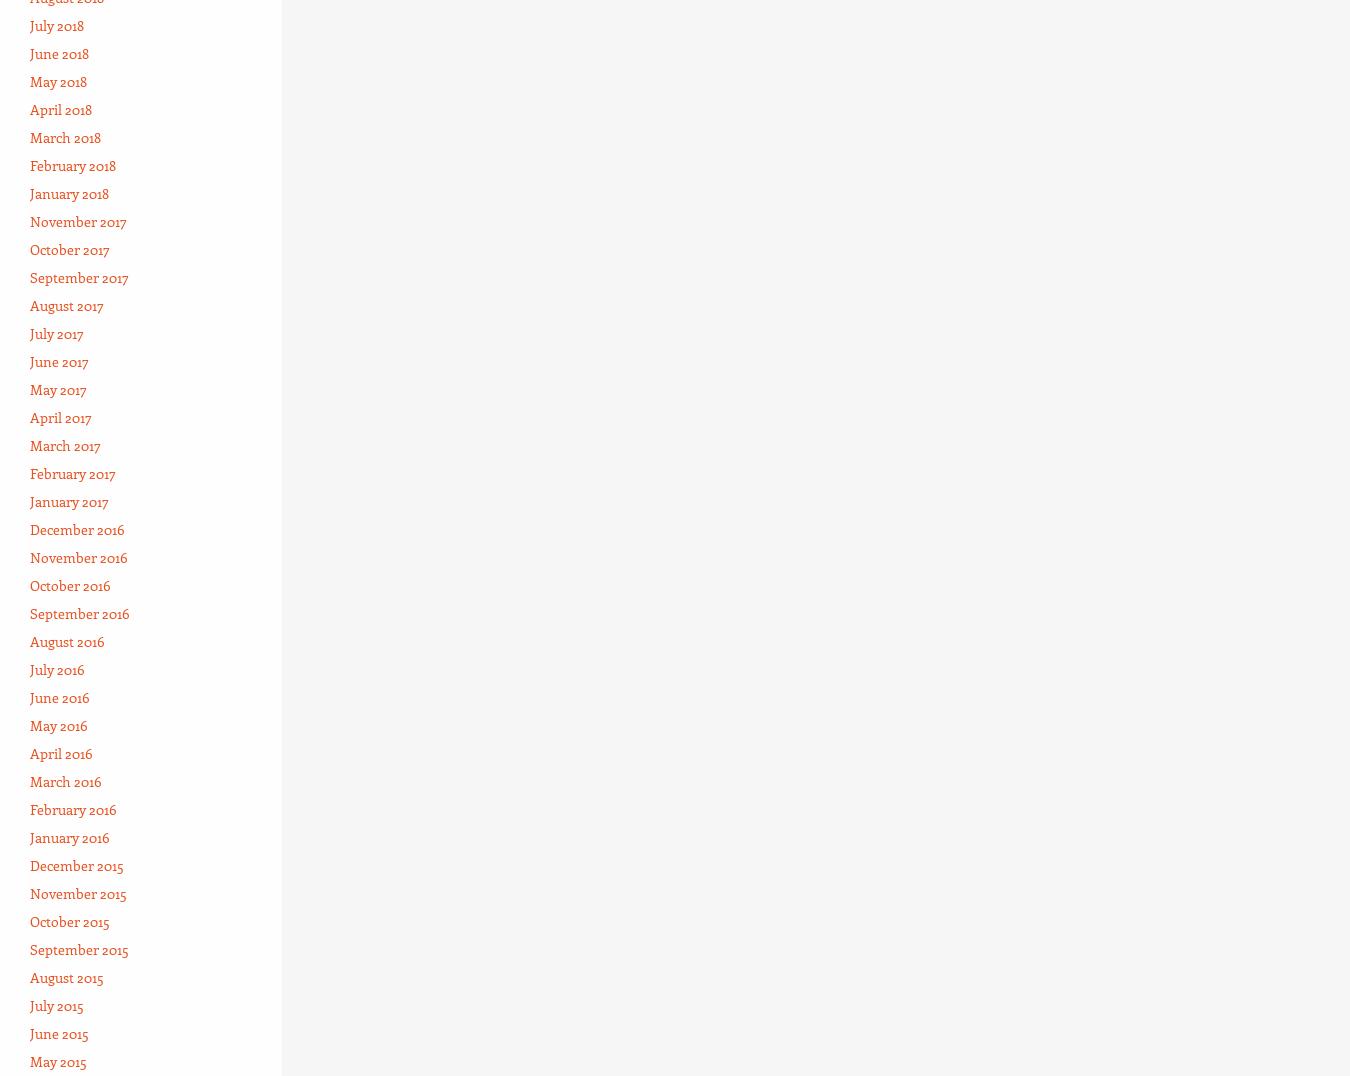 This screenshot has height=1076, width=1350. What do you see at coordinates (77, 555) in the screenshot?
I see `'November 2016'` at bounding box center [77, 555].